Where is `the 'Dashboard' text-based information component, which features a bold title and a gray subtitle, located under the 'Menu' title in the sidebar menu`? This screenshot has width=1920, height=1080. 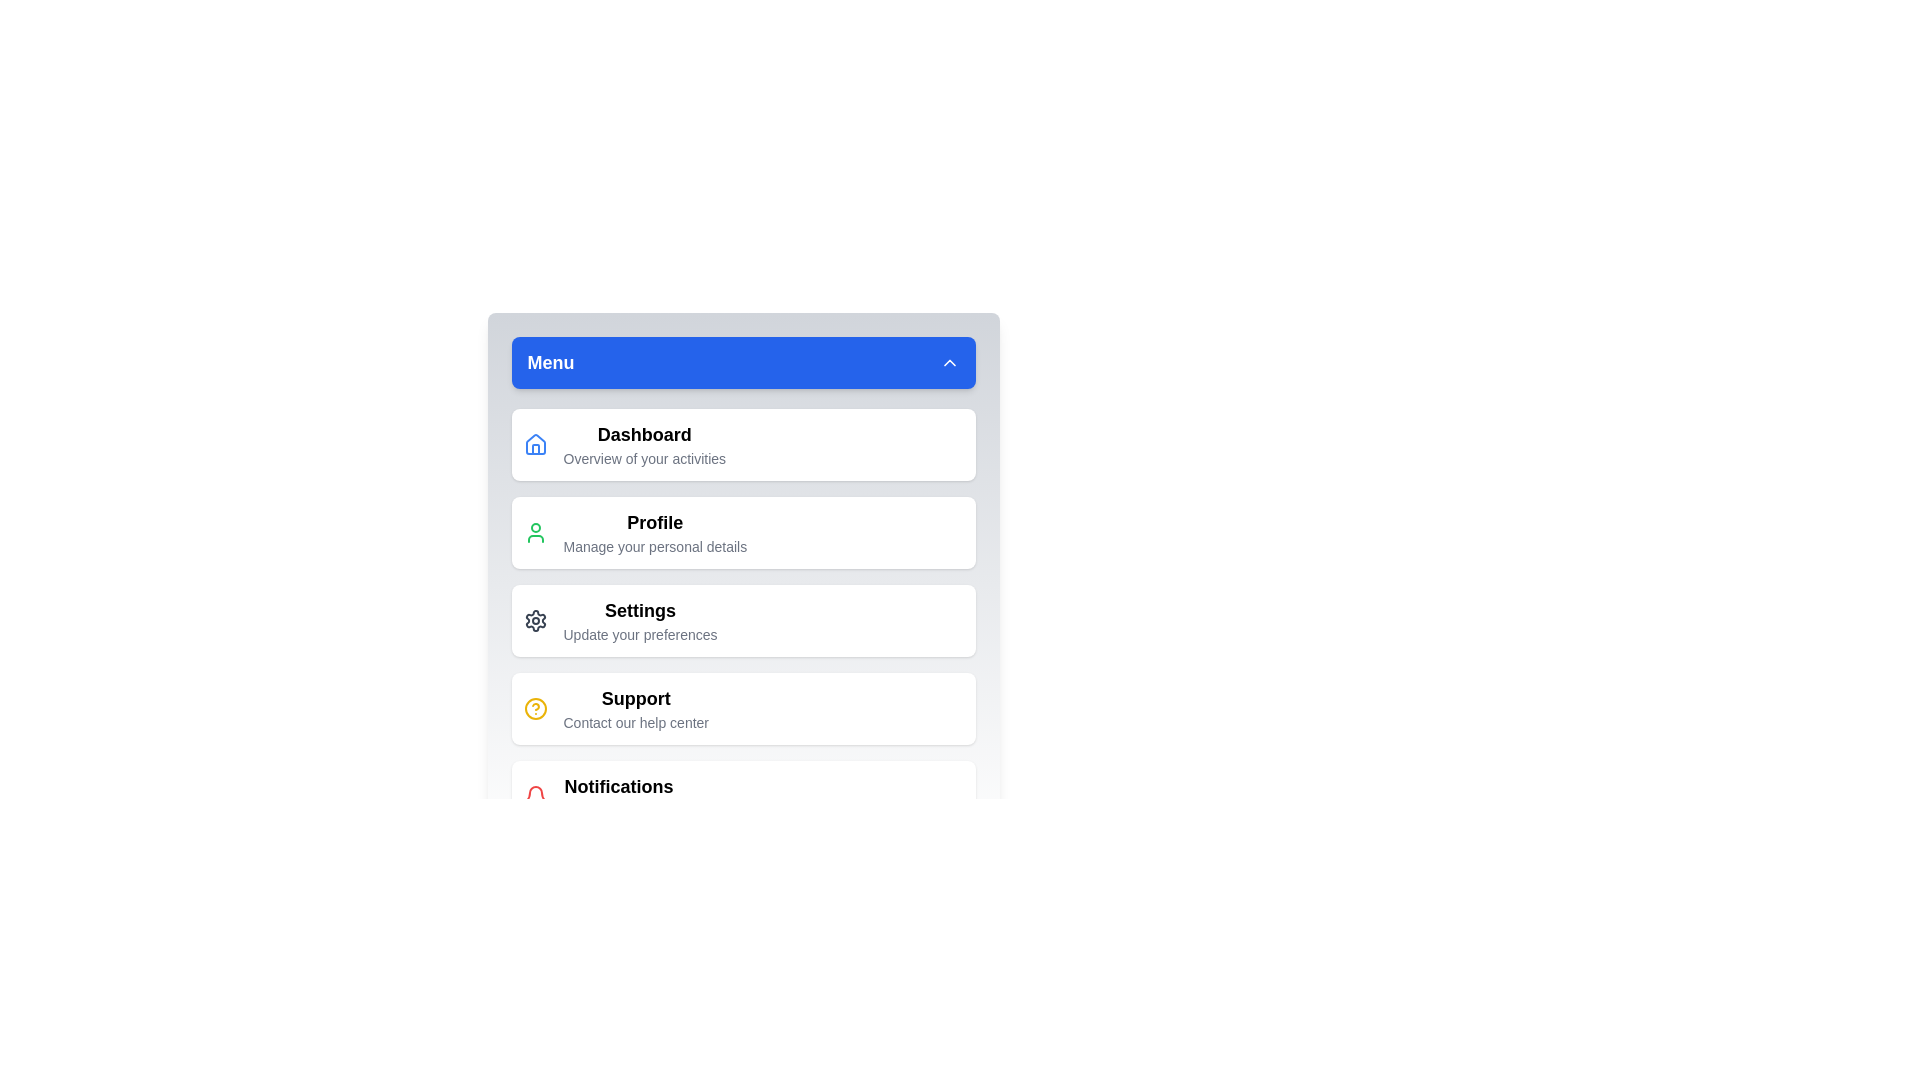 the 'Dashboard' text-based information component, which features a bold title and a gray subtitle, located under the 'Menu' title in the sidebar menu is located at coordinates (644, 443).